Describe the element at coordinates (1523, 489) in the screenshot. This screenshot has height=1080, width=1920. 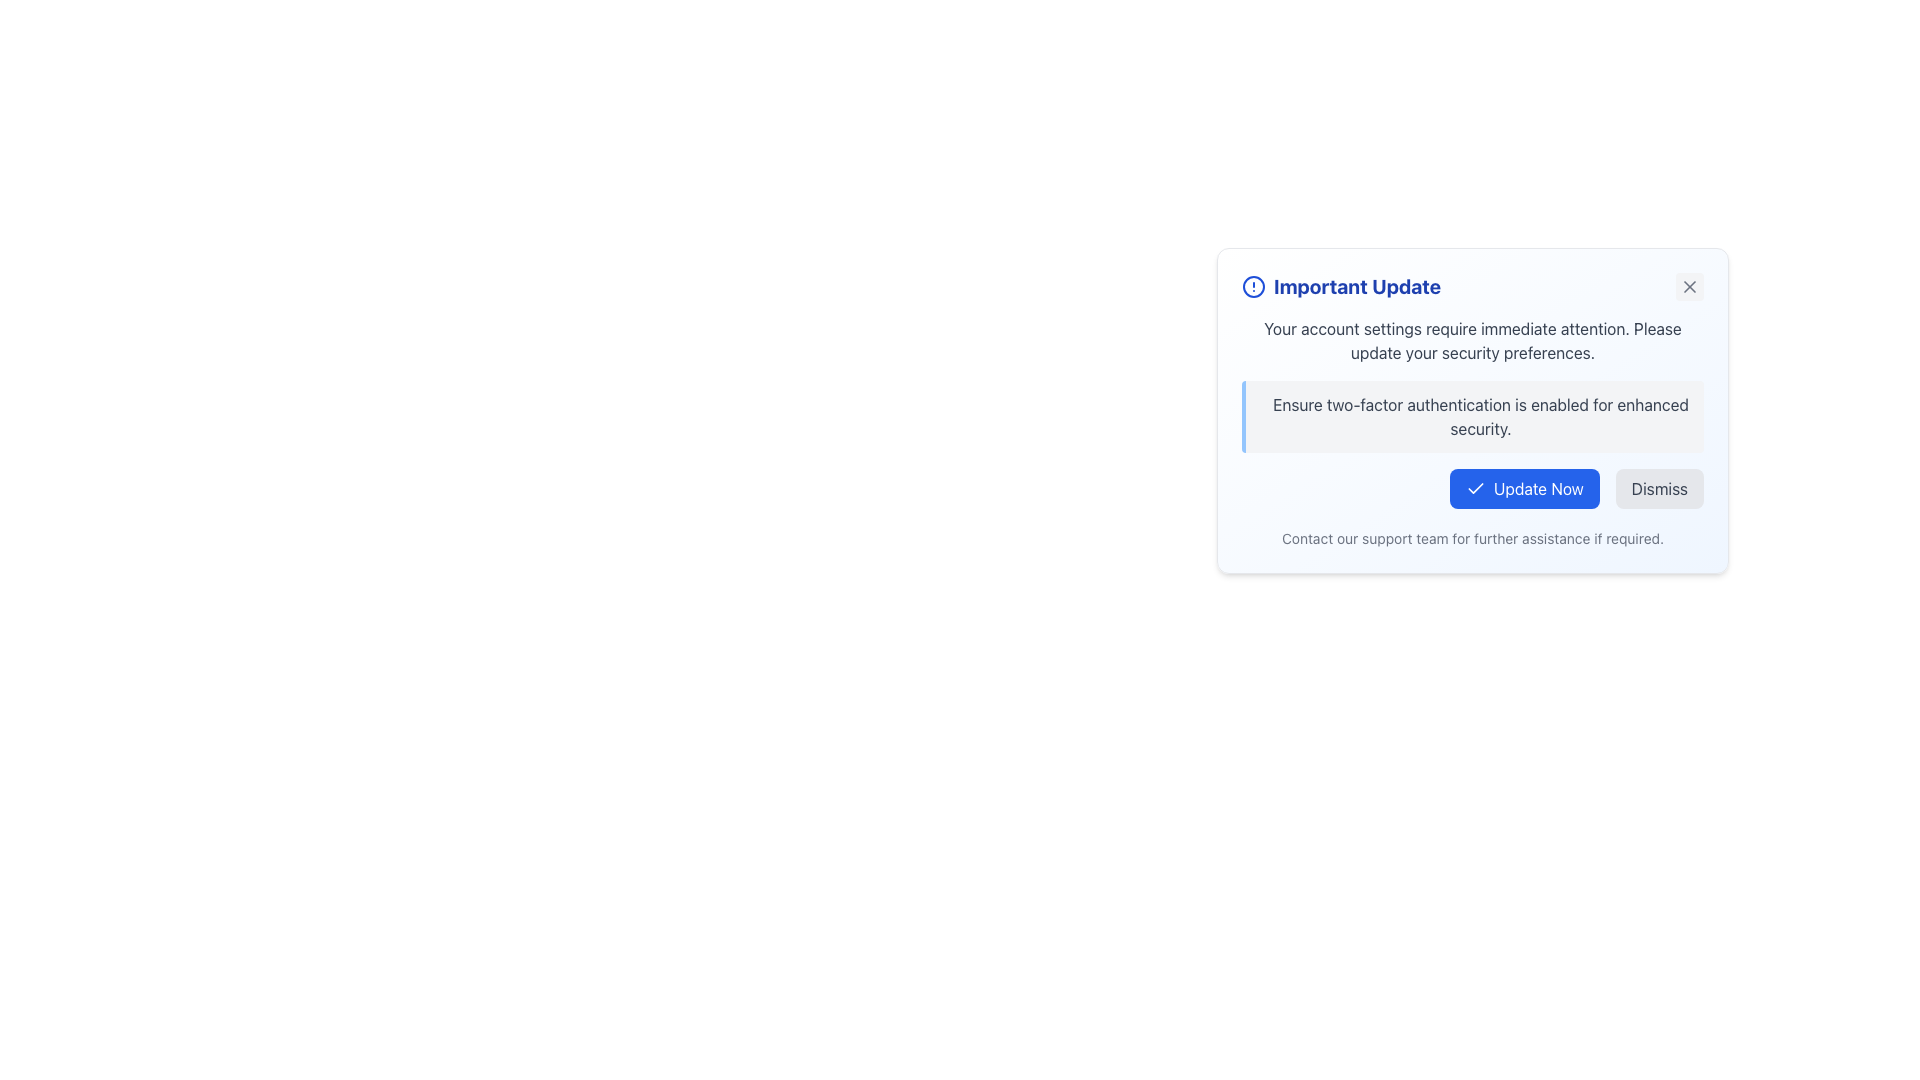
I see `the 'Update Now' button, which has a blue background and white text, located in the bottom-right section of the modal dialog box` at that location.